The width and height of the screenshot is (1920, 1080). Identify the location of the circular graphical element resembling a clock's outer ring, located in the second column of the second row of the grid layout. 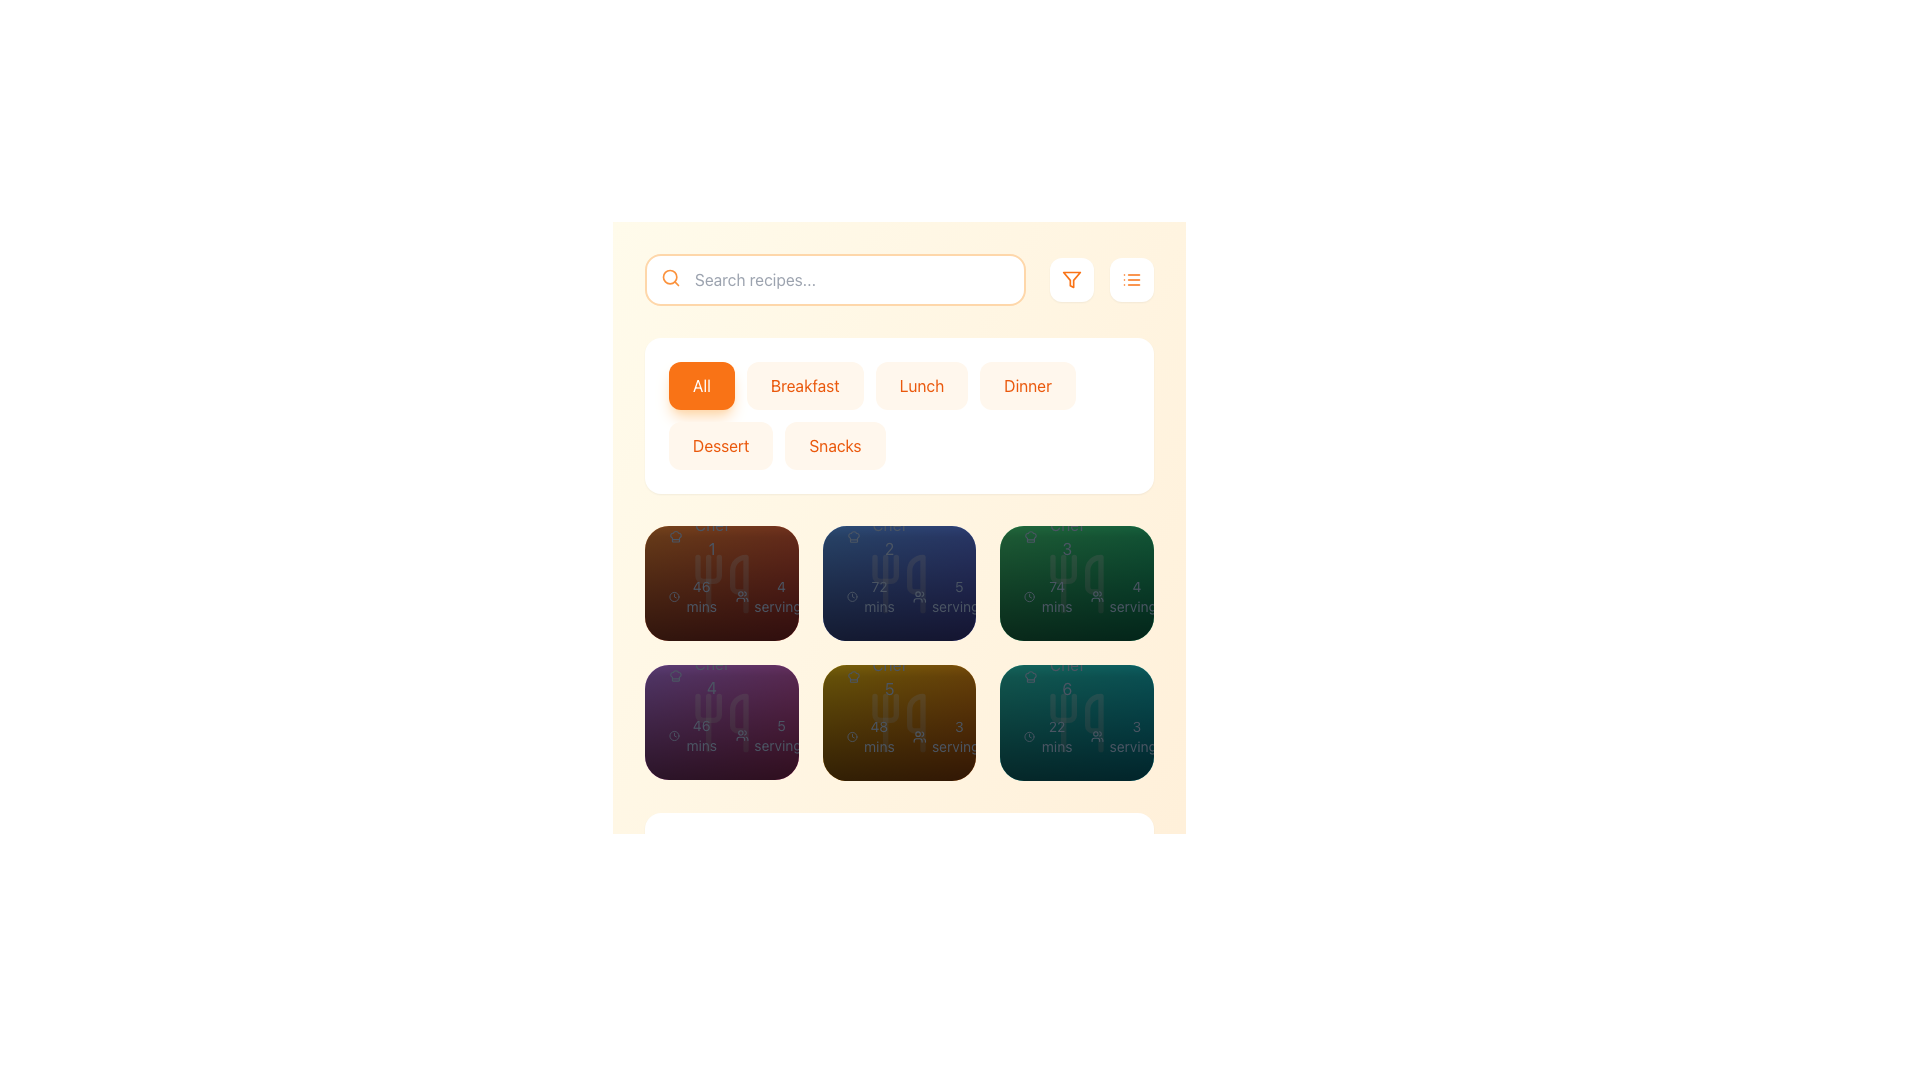
(852, 596).